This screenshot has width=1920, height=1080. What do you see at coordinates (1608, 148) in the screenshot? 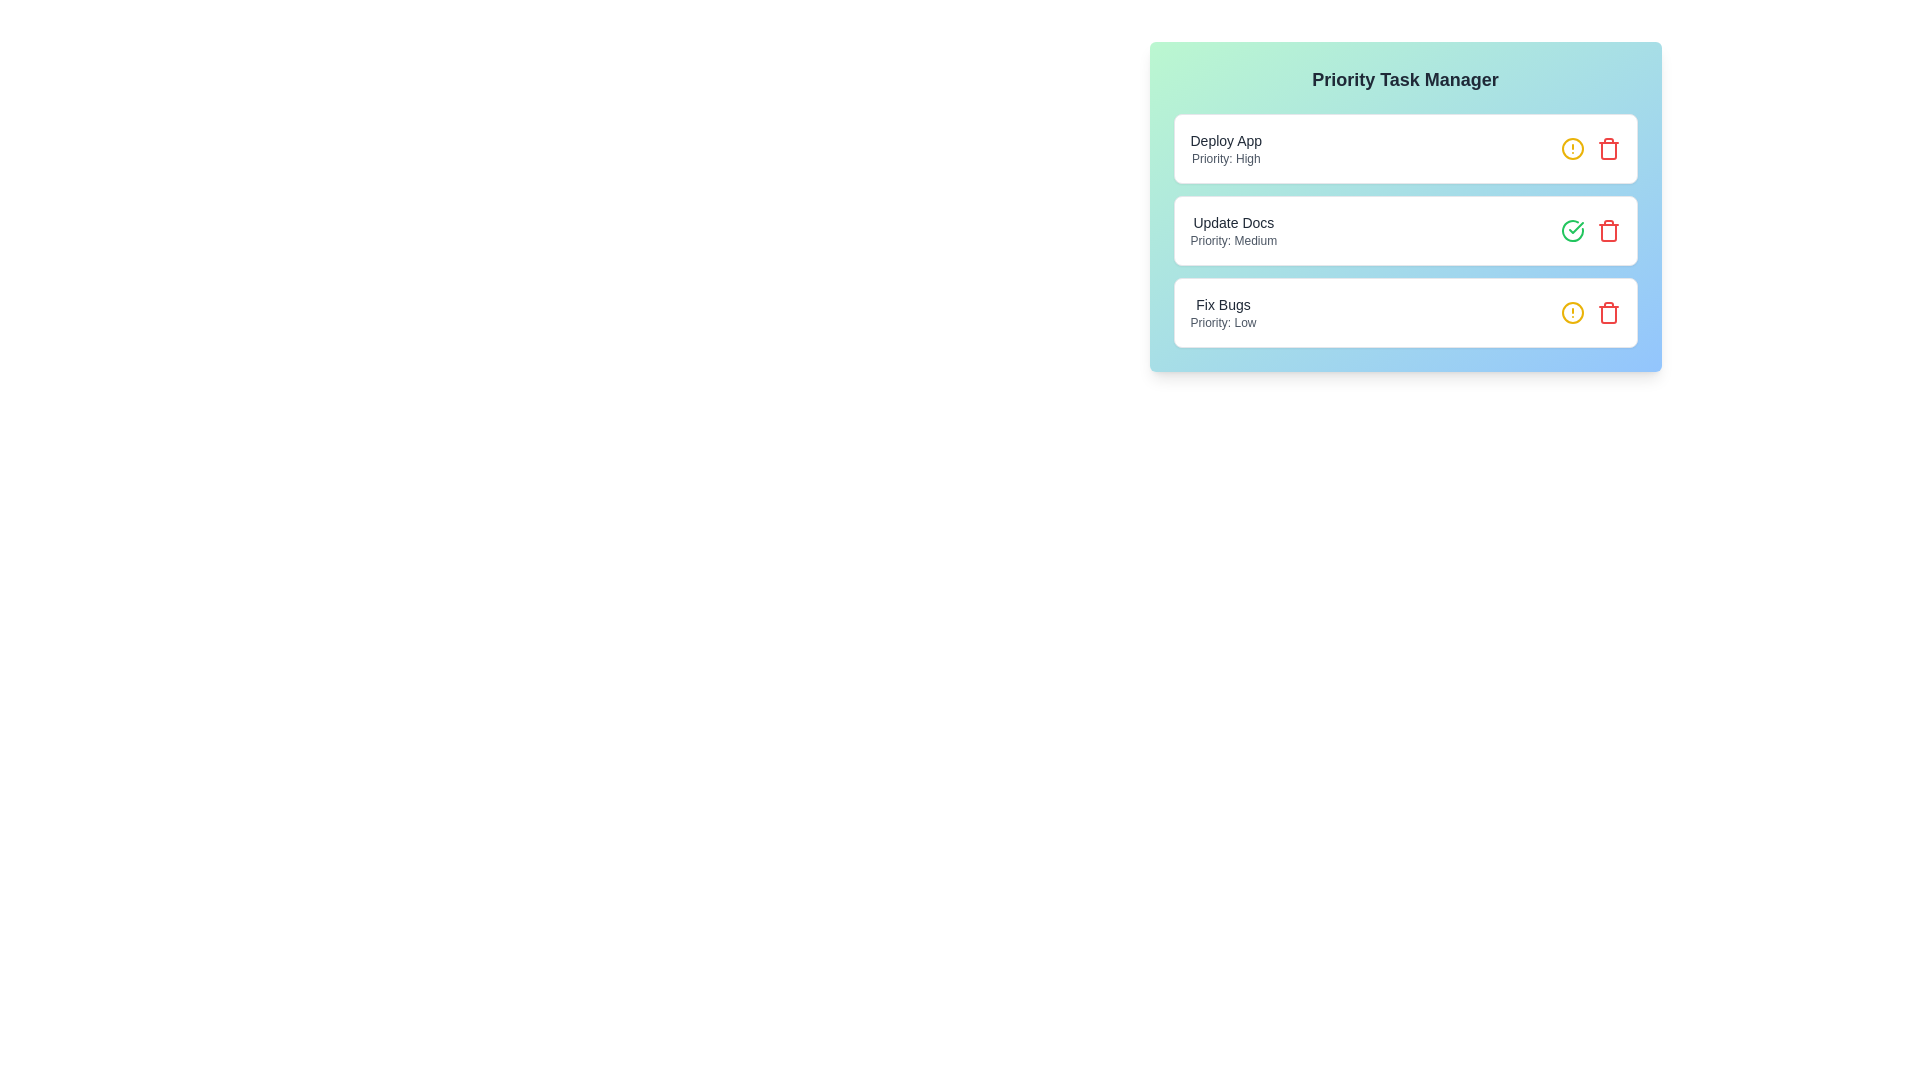
I see `the trash icon to remove the task with the name Deploy App` at bounding box center [1608, 148].